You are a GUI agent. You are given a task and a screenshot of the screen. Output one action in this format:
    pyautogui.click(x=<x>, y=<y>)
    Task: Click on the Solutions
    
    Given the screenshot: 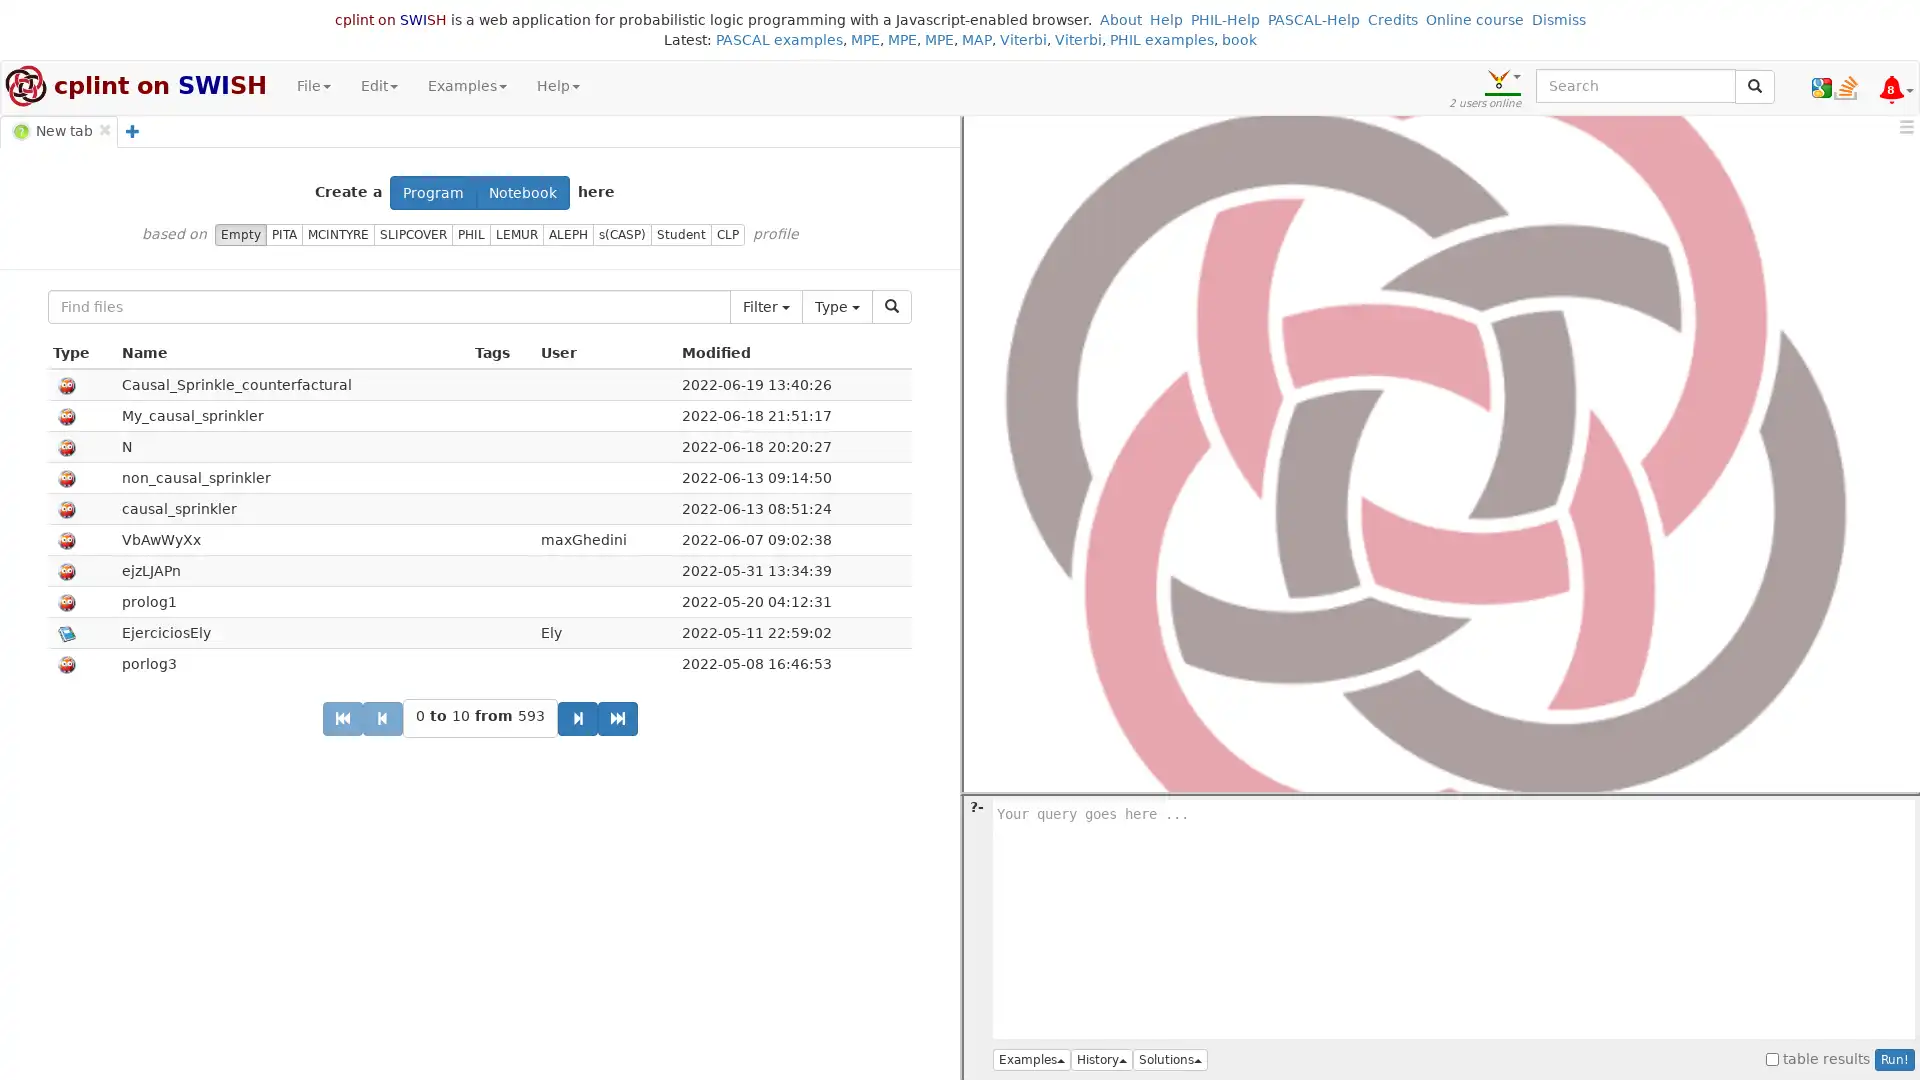 What is the action you would take?
    pyautogui.click(x=1170, y=1059)
    